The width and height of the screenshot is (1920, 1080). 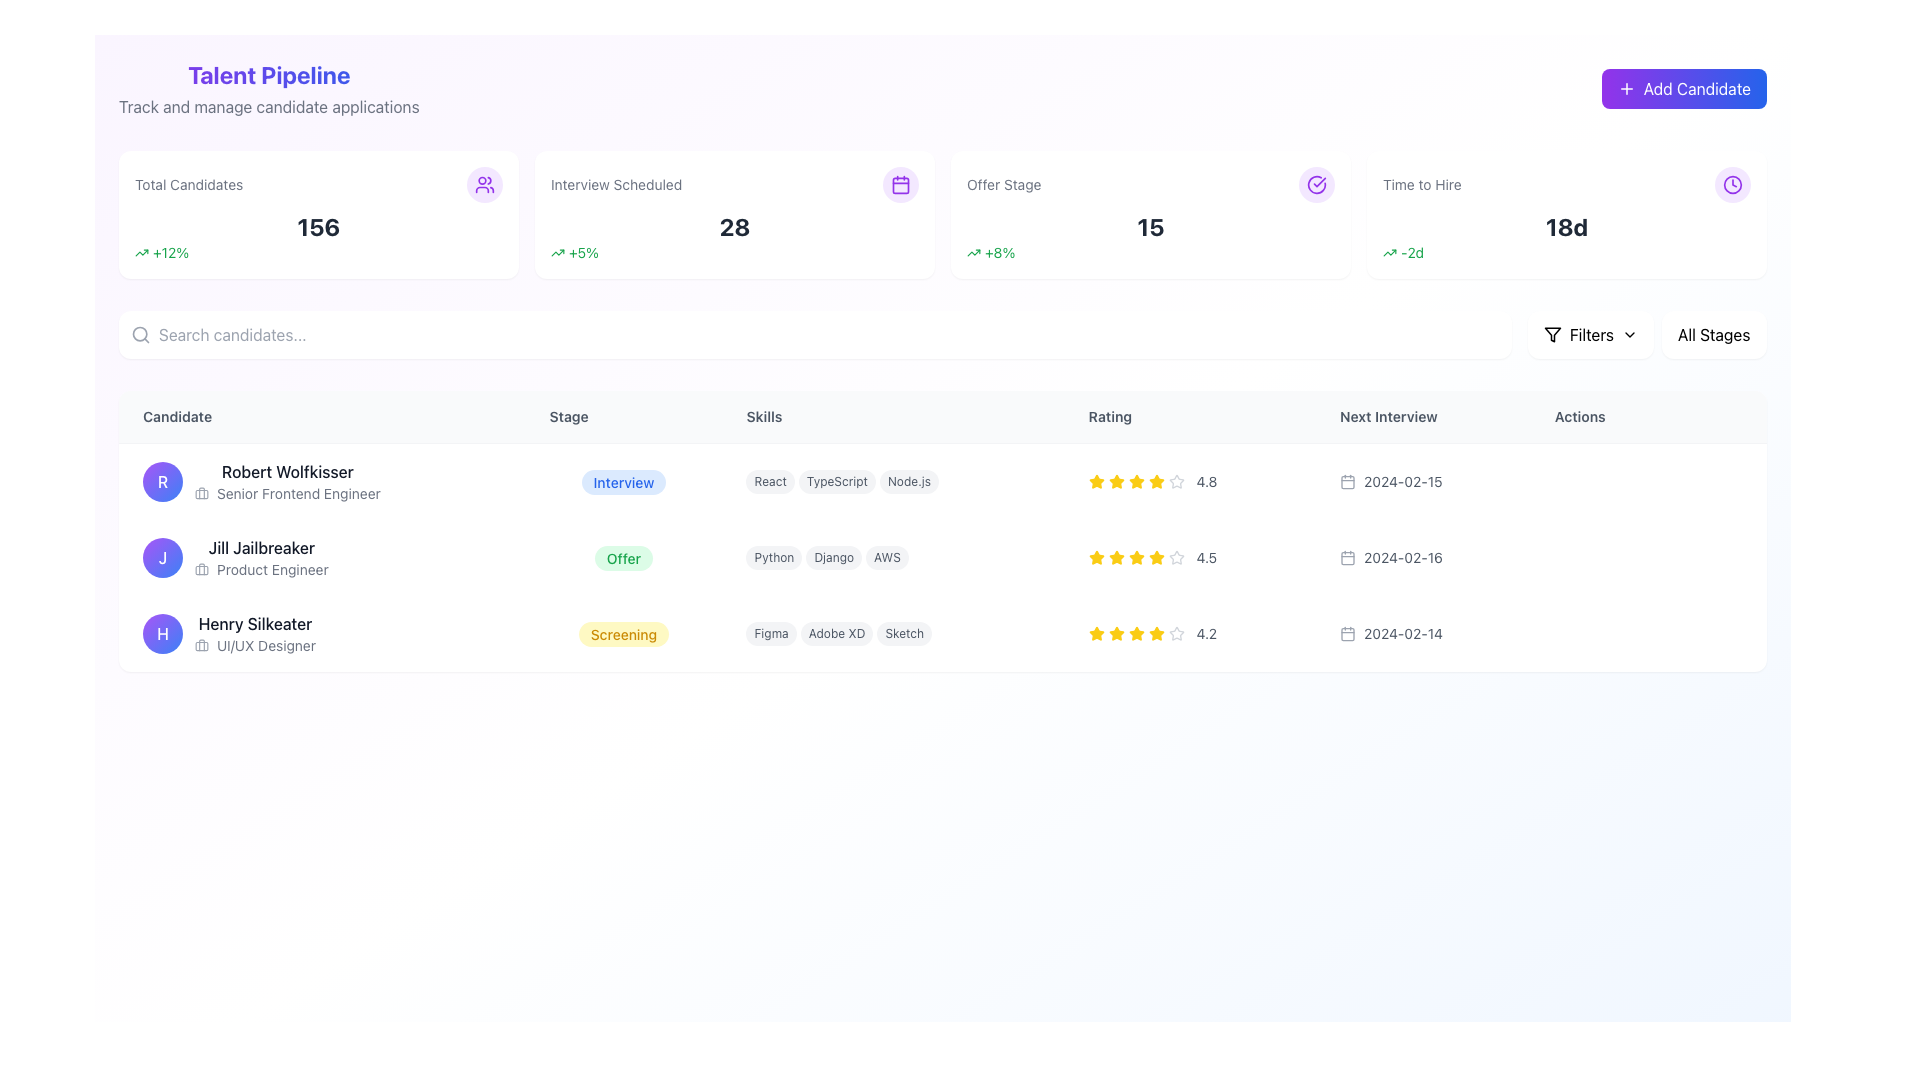 I want to click on the third star icon representing the third rating level for the candidate in the rating table, so click(x=1095, y=633).